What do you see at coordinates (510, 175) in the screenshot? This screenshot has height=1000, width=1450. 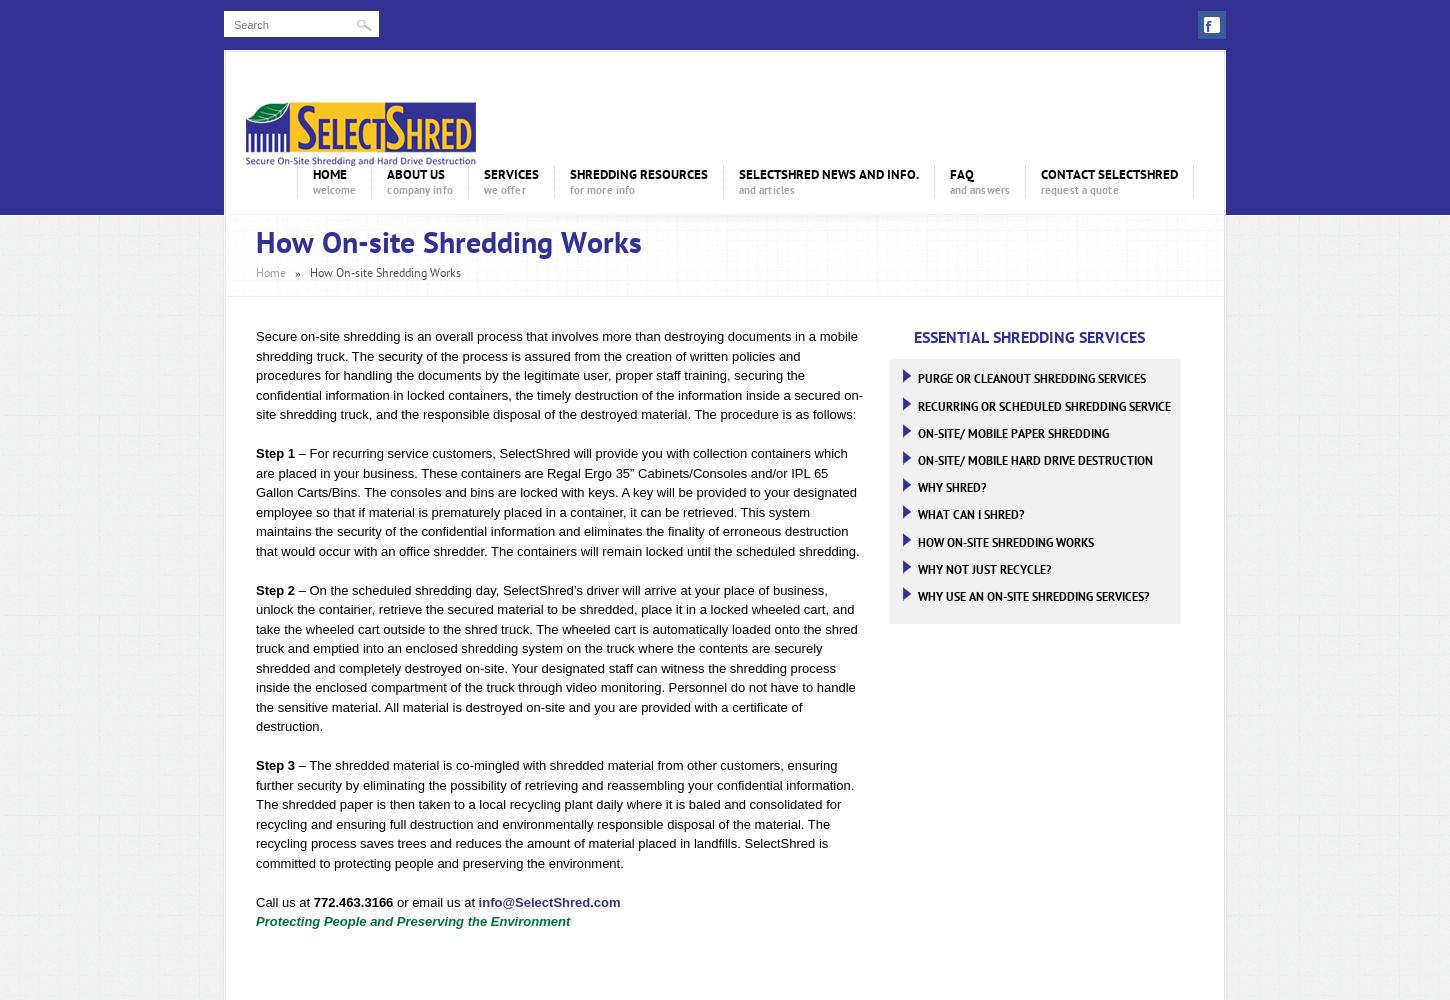 I see `'Services'` at bounding box center [510, 175].